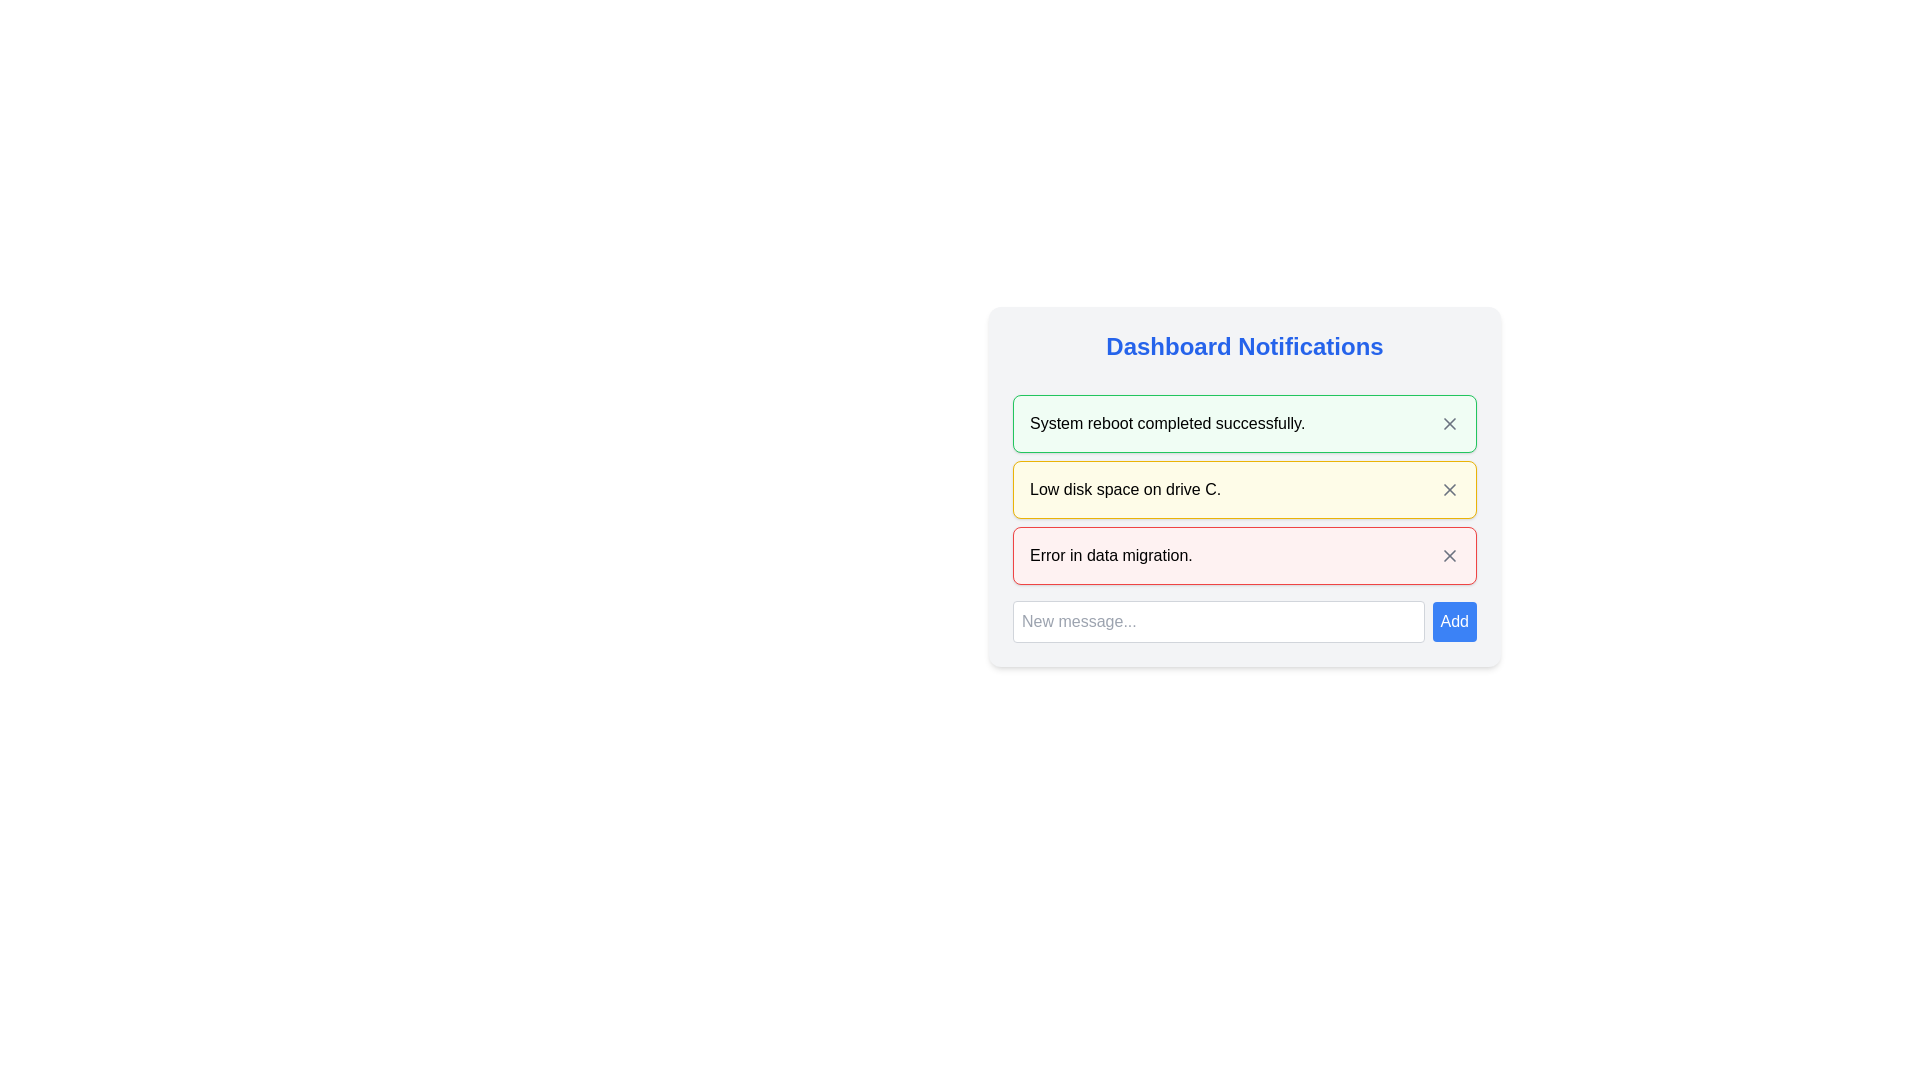  Describe the element at coordinates (1449, 555) in the screenshot. I see `the close icon represented by a small cross shape 'X' inside the third notification card indicating 'Error in data migration.'` at that location.